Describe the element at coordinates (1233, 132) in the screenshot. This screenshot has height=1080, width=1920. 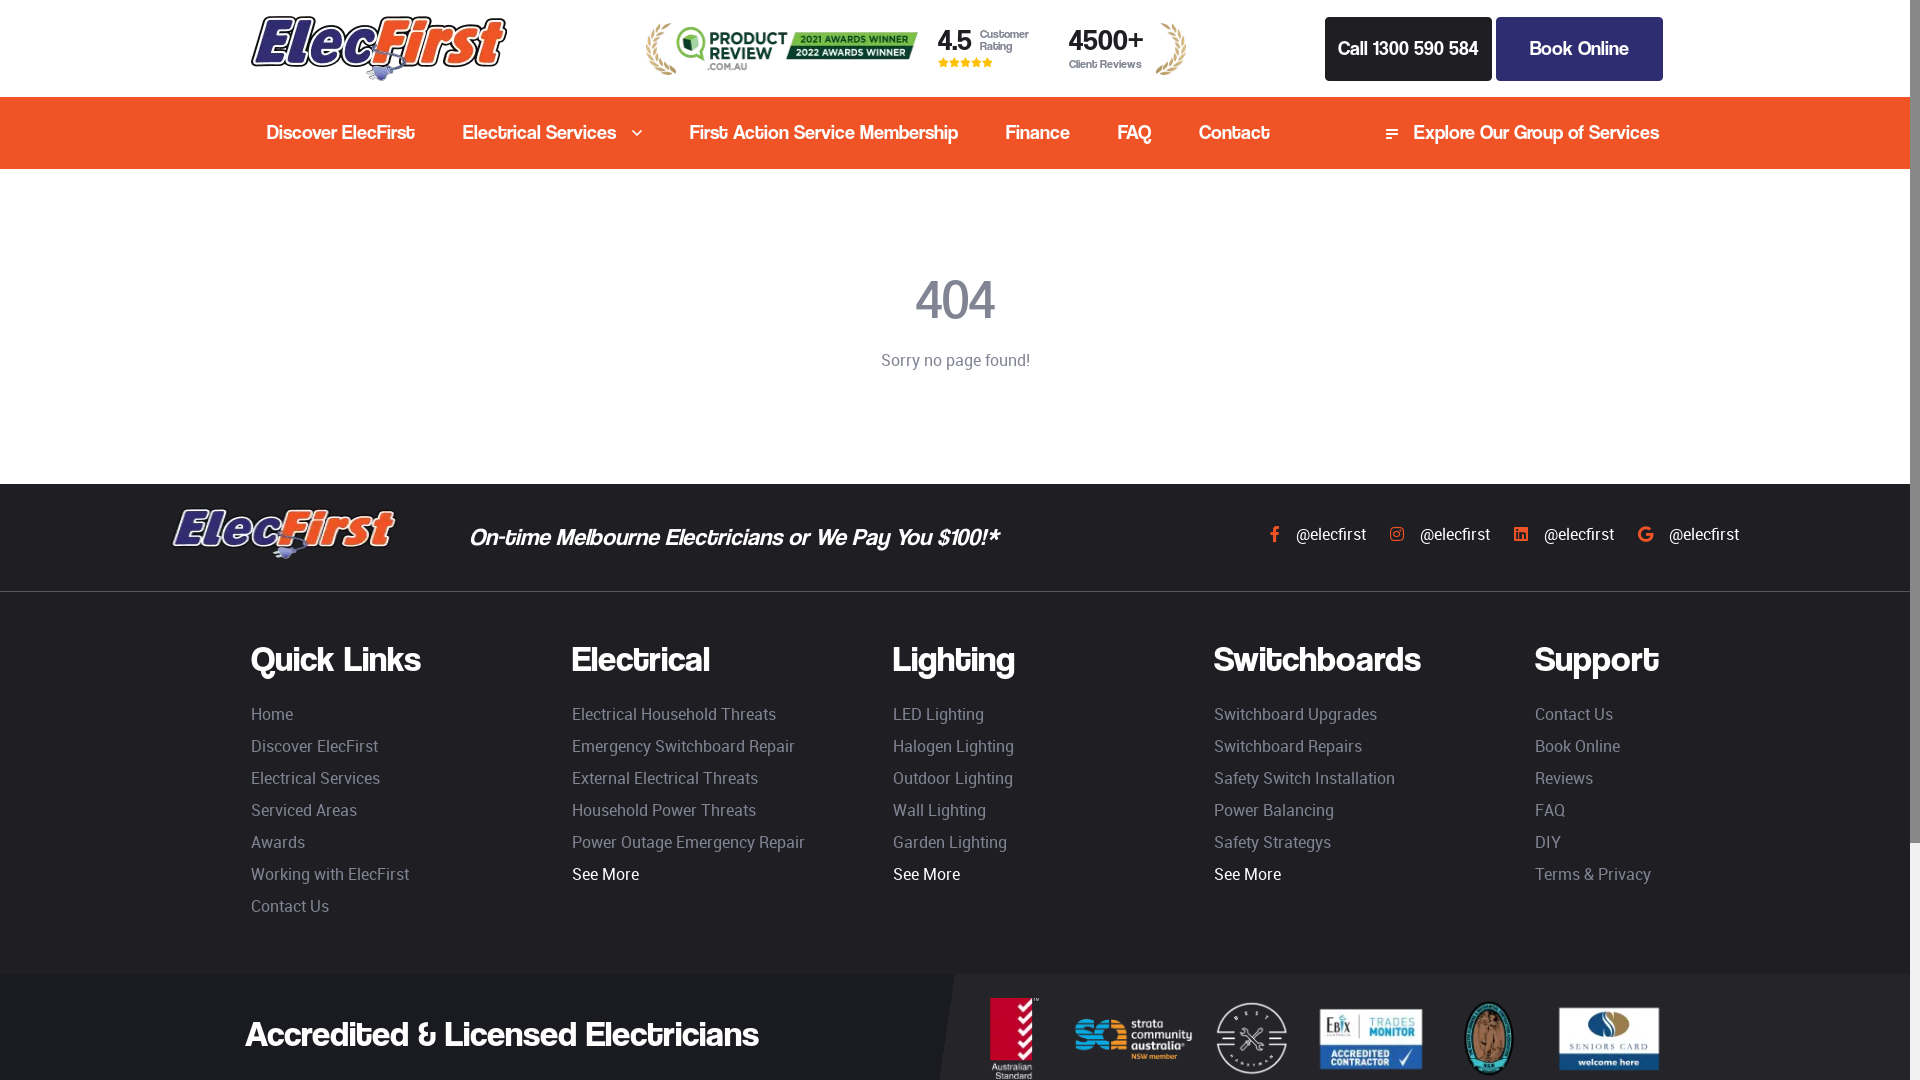
I see `'Contact'` at that location.